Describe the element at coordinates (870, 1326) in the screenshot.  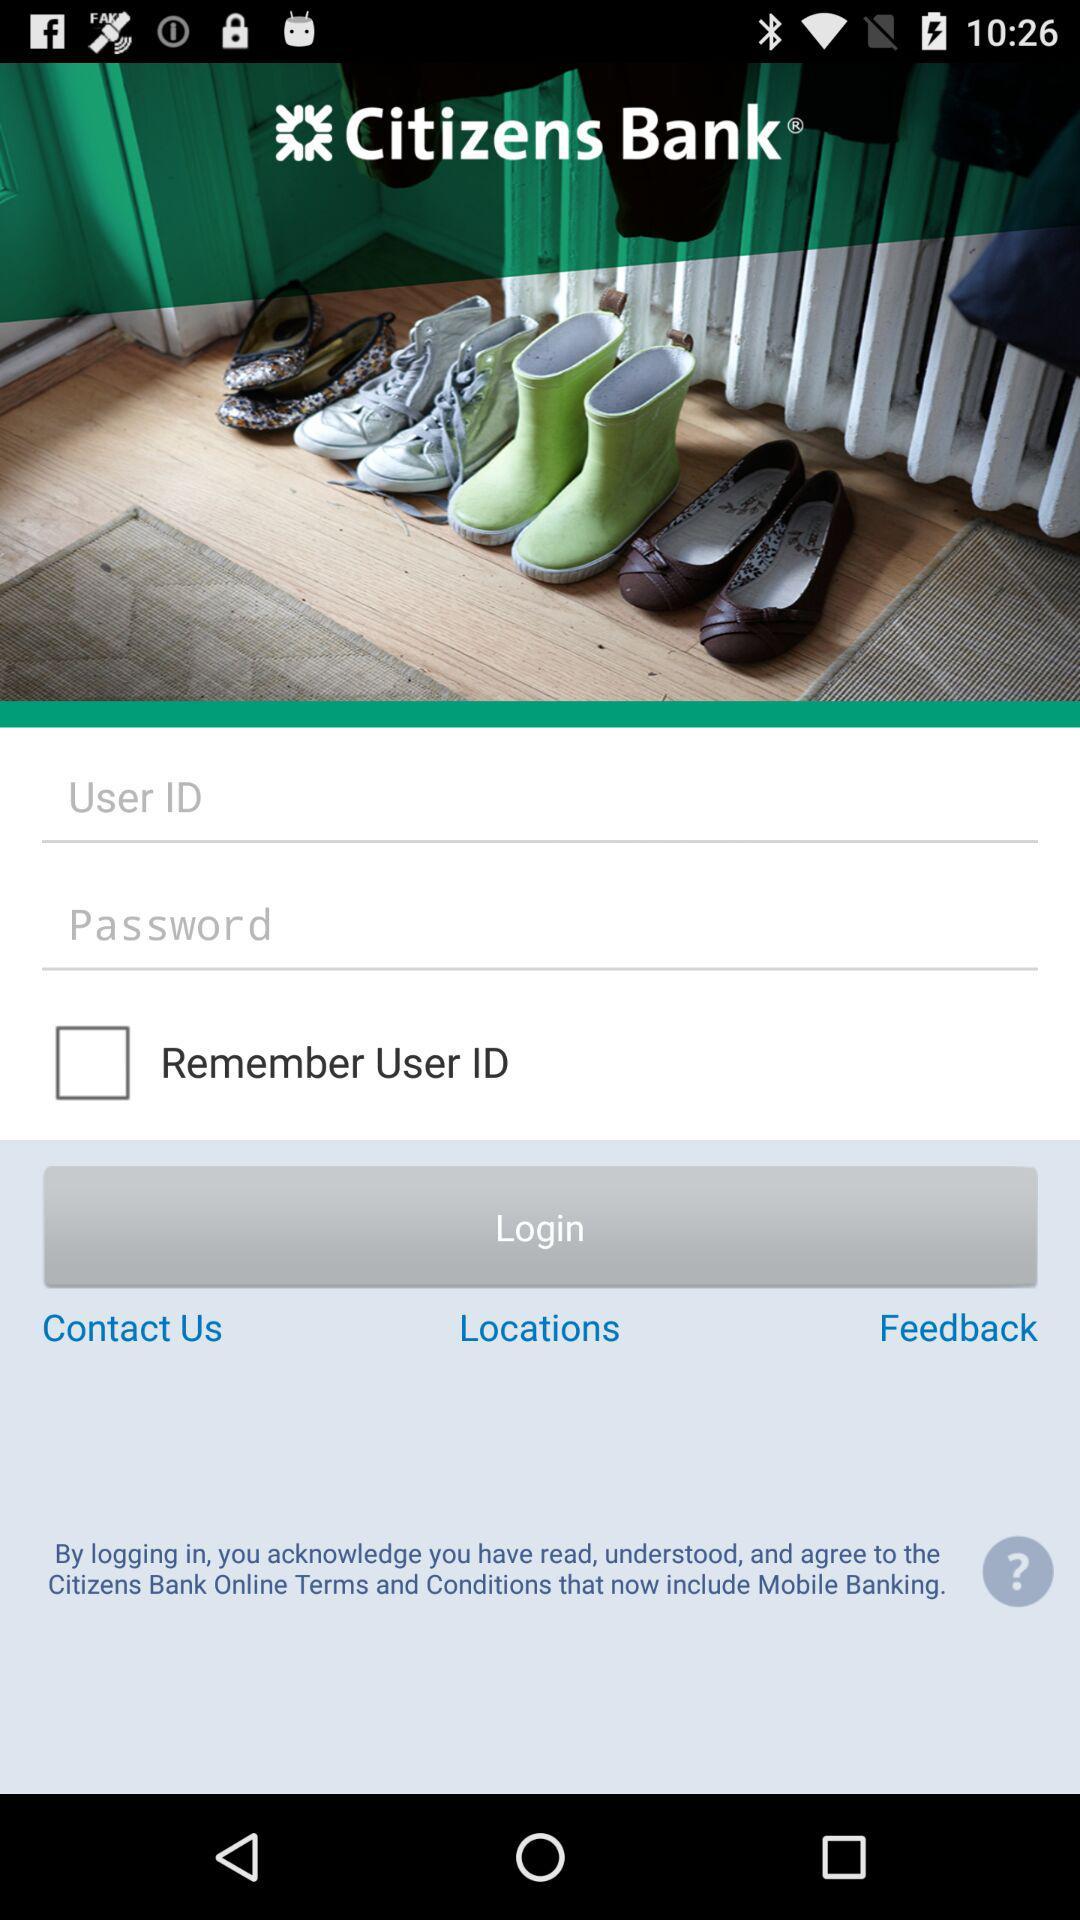
I see `item above the by logging in app` at that location.